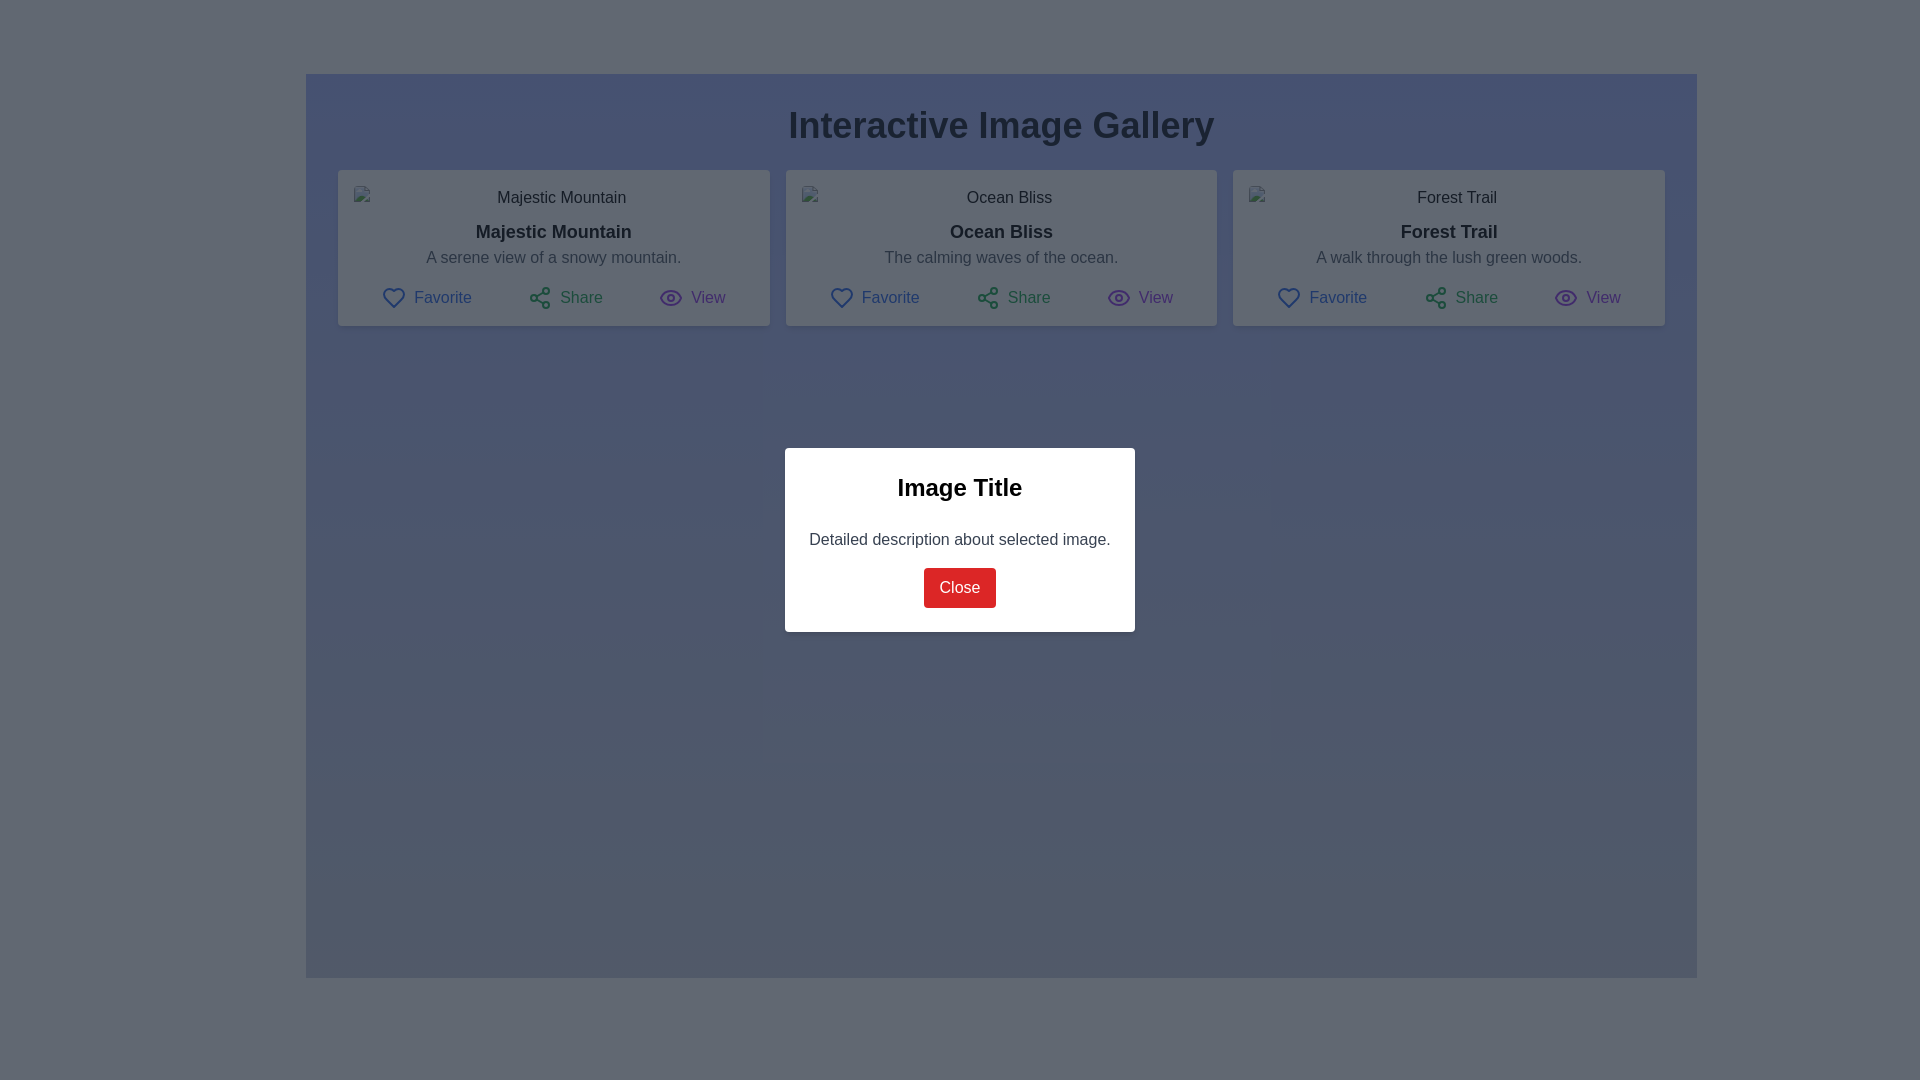 Image resolution: width=1920 pixels, height=1080 pixels. I want to click on the sharing icon located to the left of the 'Share' text within the 'Share' button group in the middle card of the interactive gallery, so click(987, 297).